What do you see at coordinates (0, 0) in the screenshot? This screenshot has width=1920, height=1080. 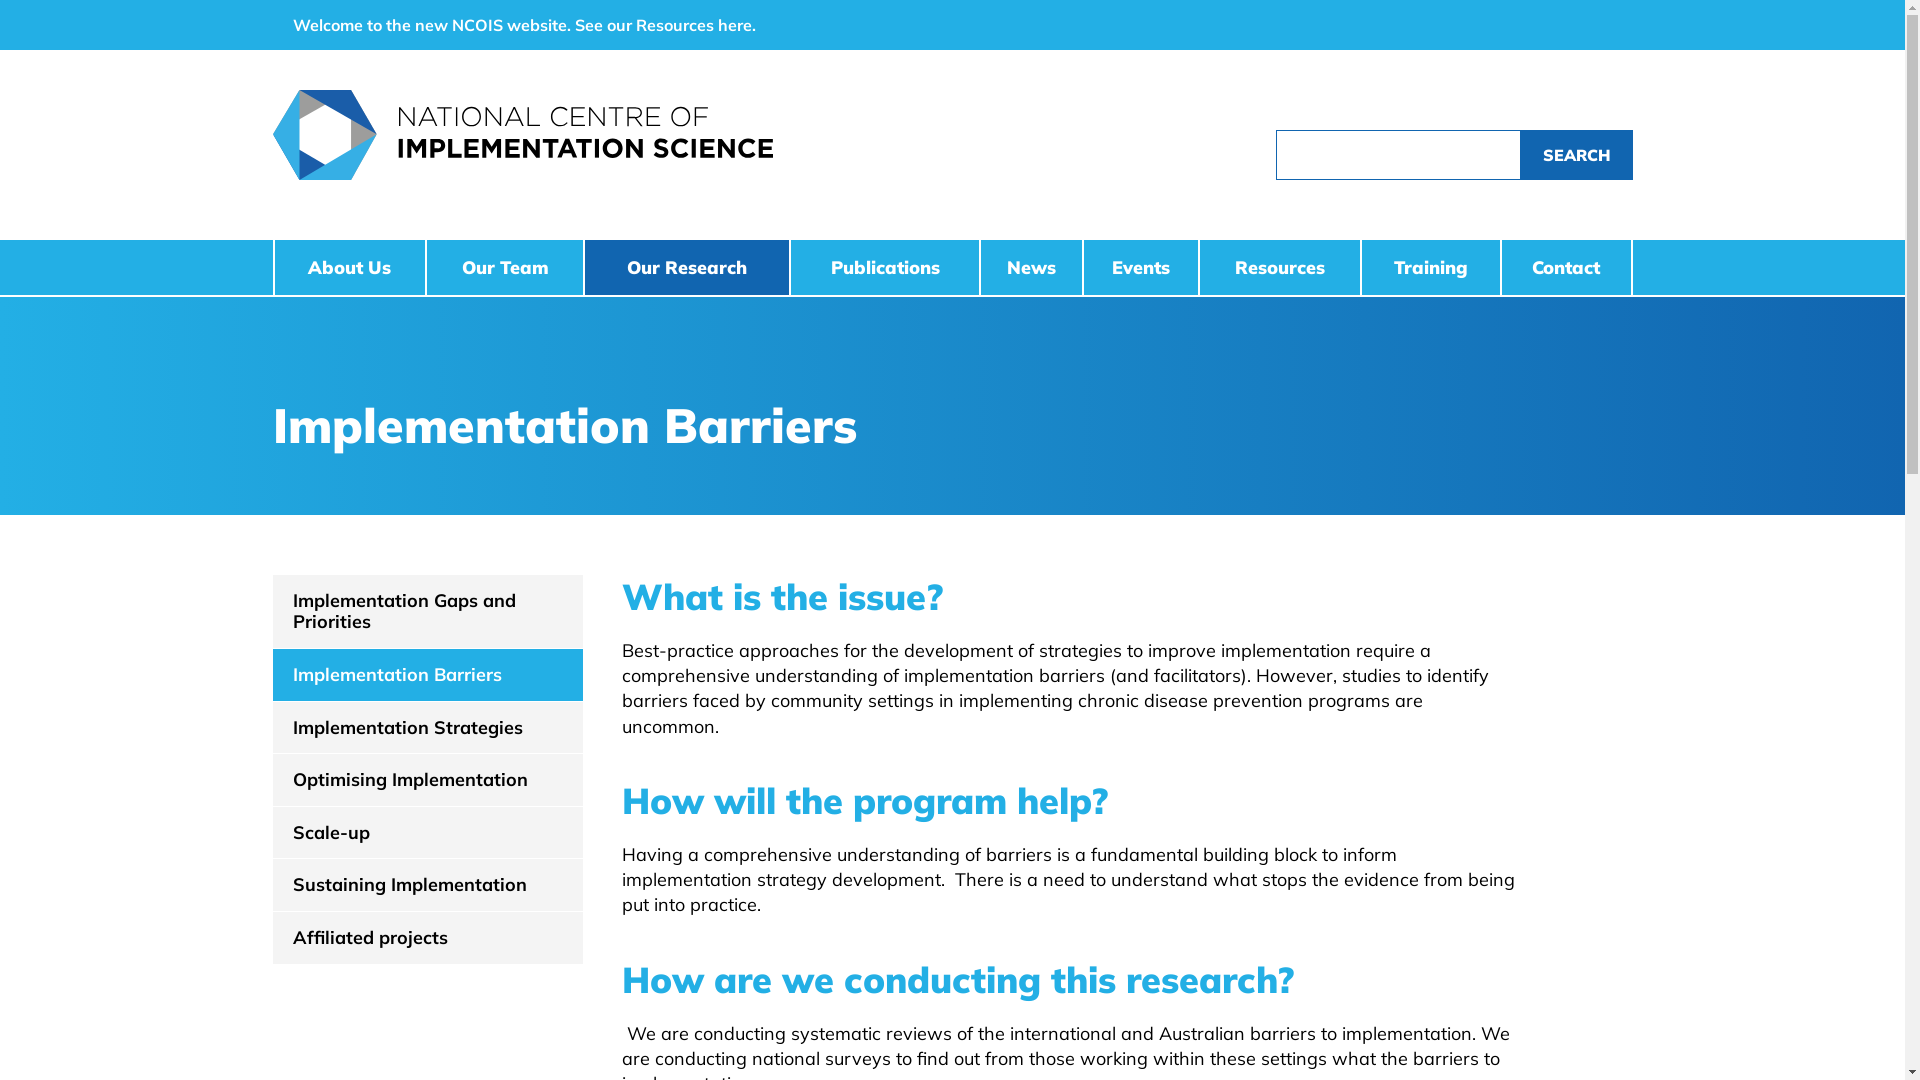 I see `'Skip to content'` at bounding box center [0, 0].